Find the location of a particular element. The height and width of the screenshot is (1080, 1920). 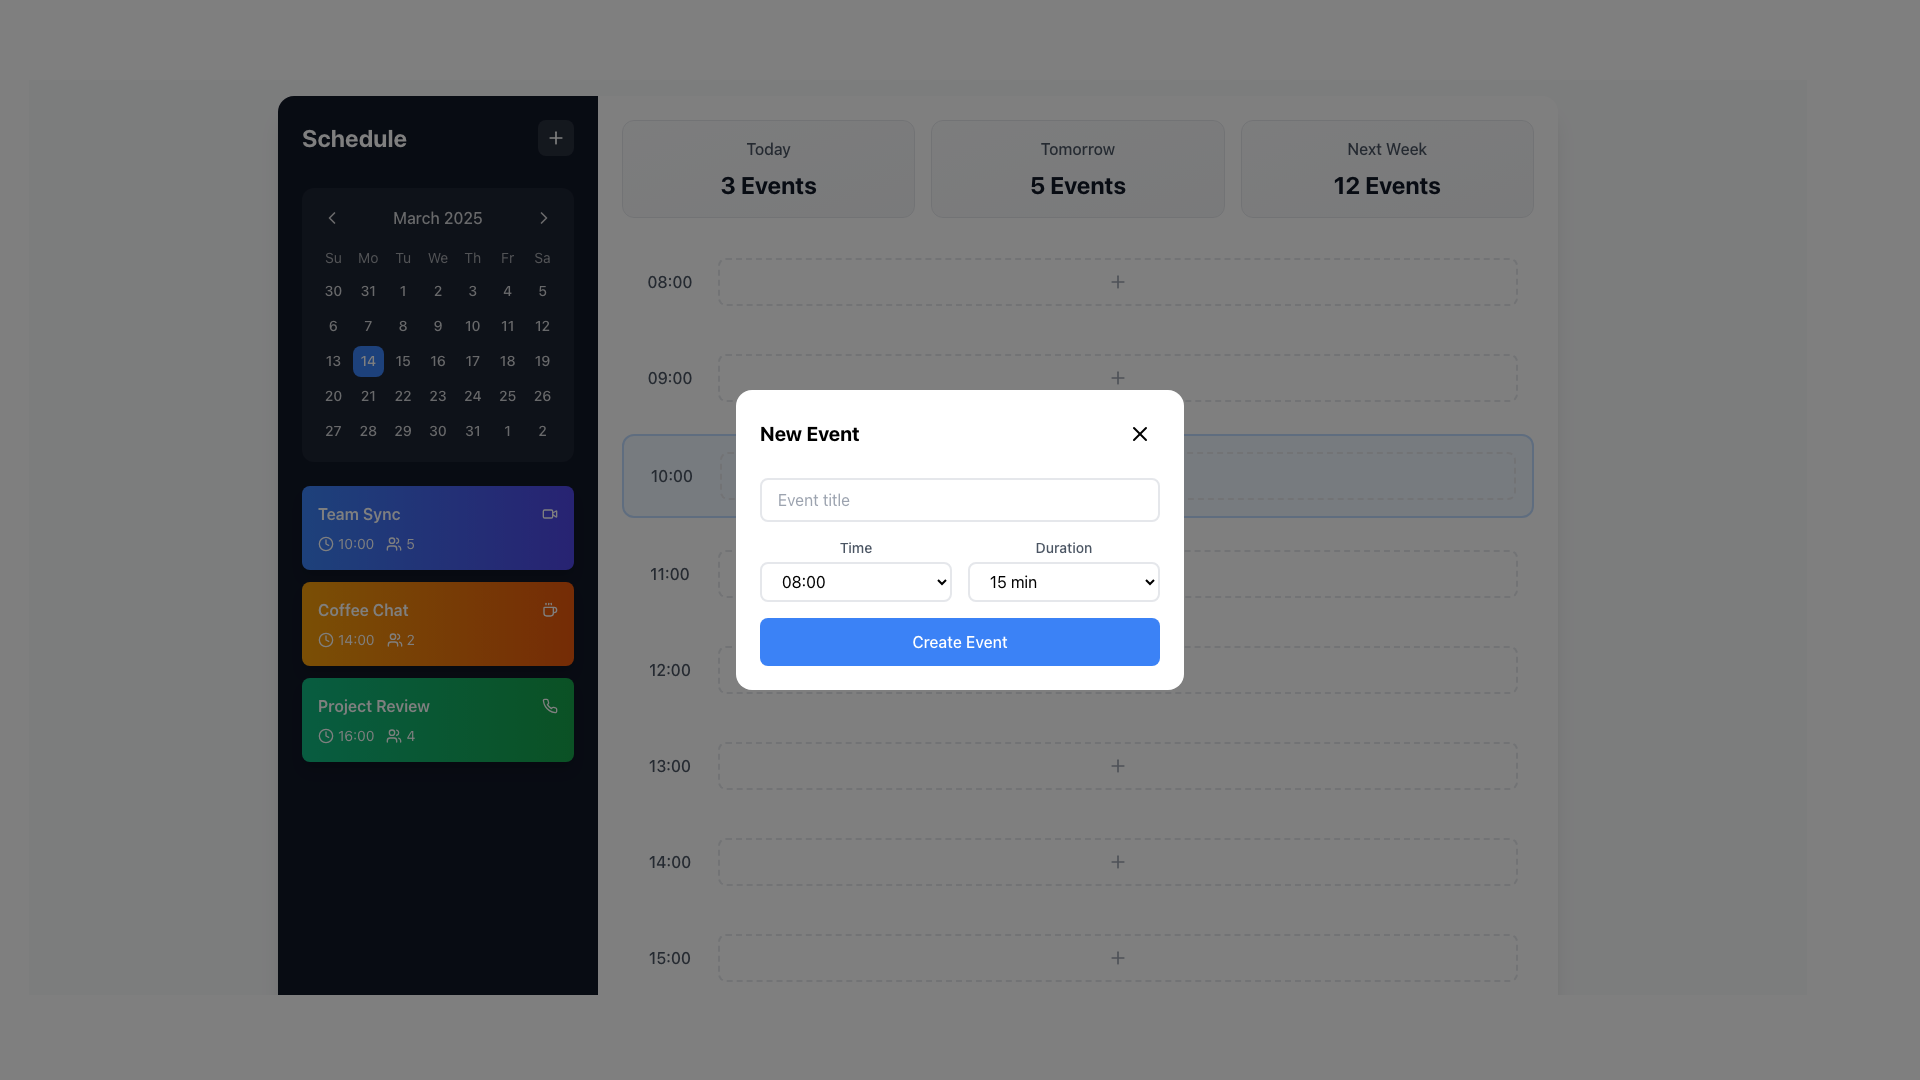

the date selector button in the calendar grid that displays events for March 2025, located in the second row and fourth column is located at coordinates (436, 325).